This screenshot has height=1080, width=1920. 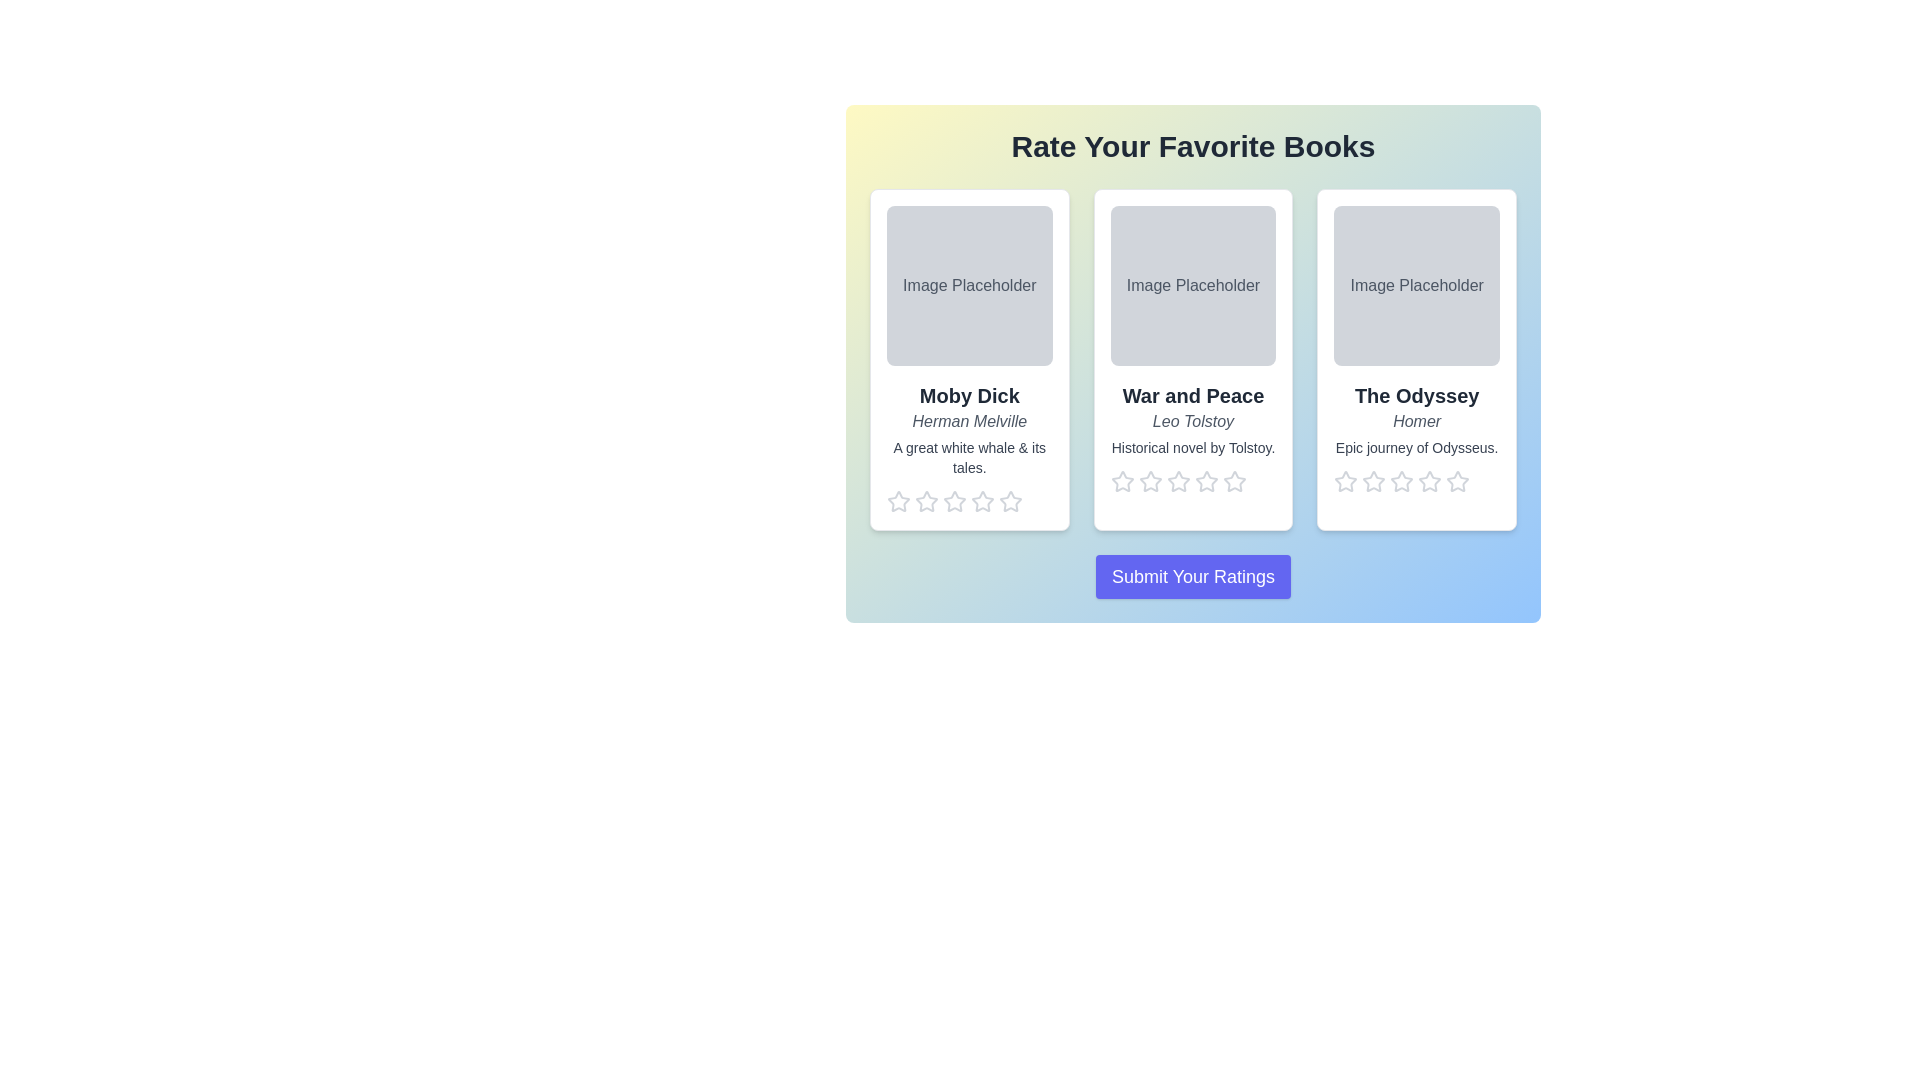 I want to click on the star corresponding to the rating 5 for the book War and Peace, so click(x=1233, y=482).